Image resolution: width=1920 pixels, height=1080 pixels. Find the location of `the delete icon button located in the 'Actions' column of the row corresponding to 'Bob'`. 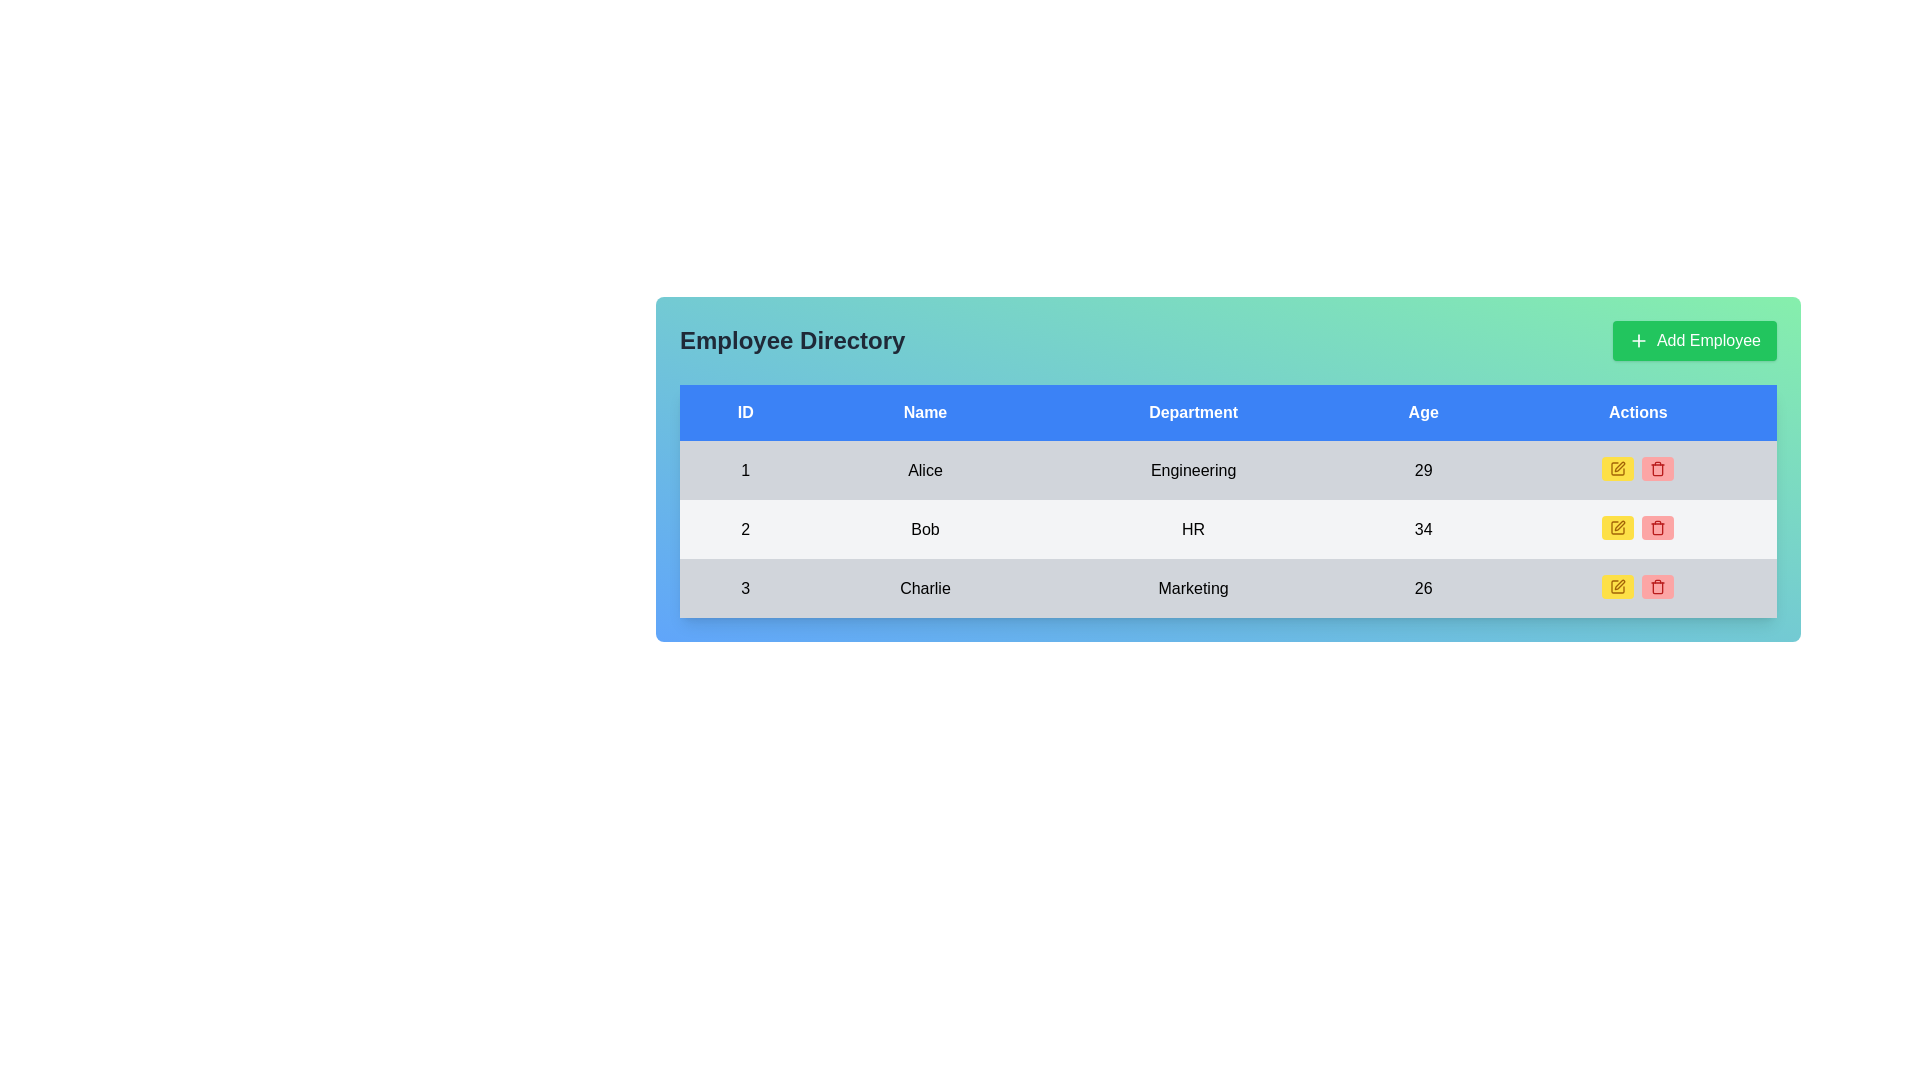

the delete icon button located in the 'Actions' column of the row corresponding to 'Bob' is located at coordinates (1658, 527).